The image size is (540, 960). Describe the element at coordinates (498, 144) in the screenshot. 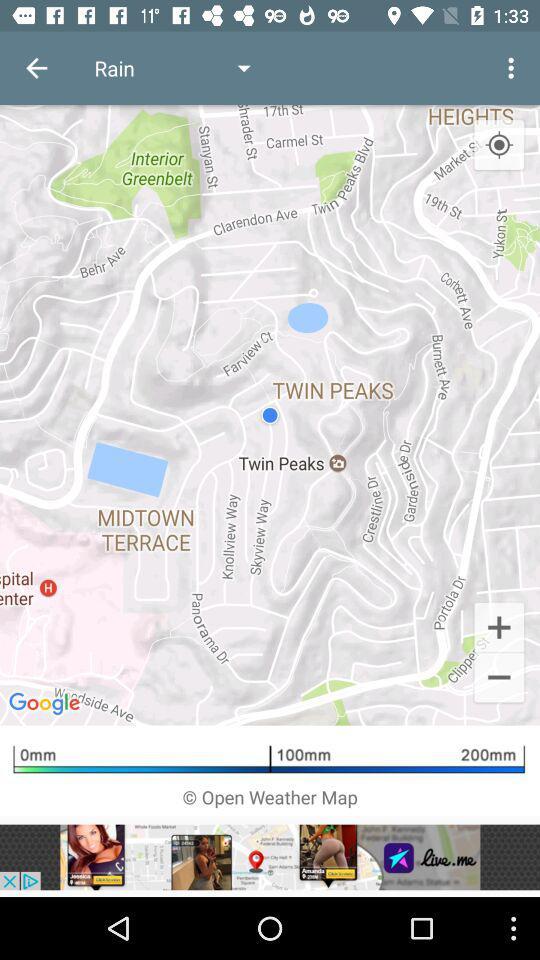

I see `the location_crosshair icon` at that location.